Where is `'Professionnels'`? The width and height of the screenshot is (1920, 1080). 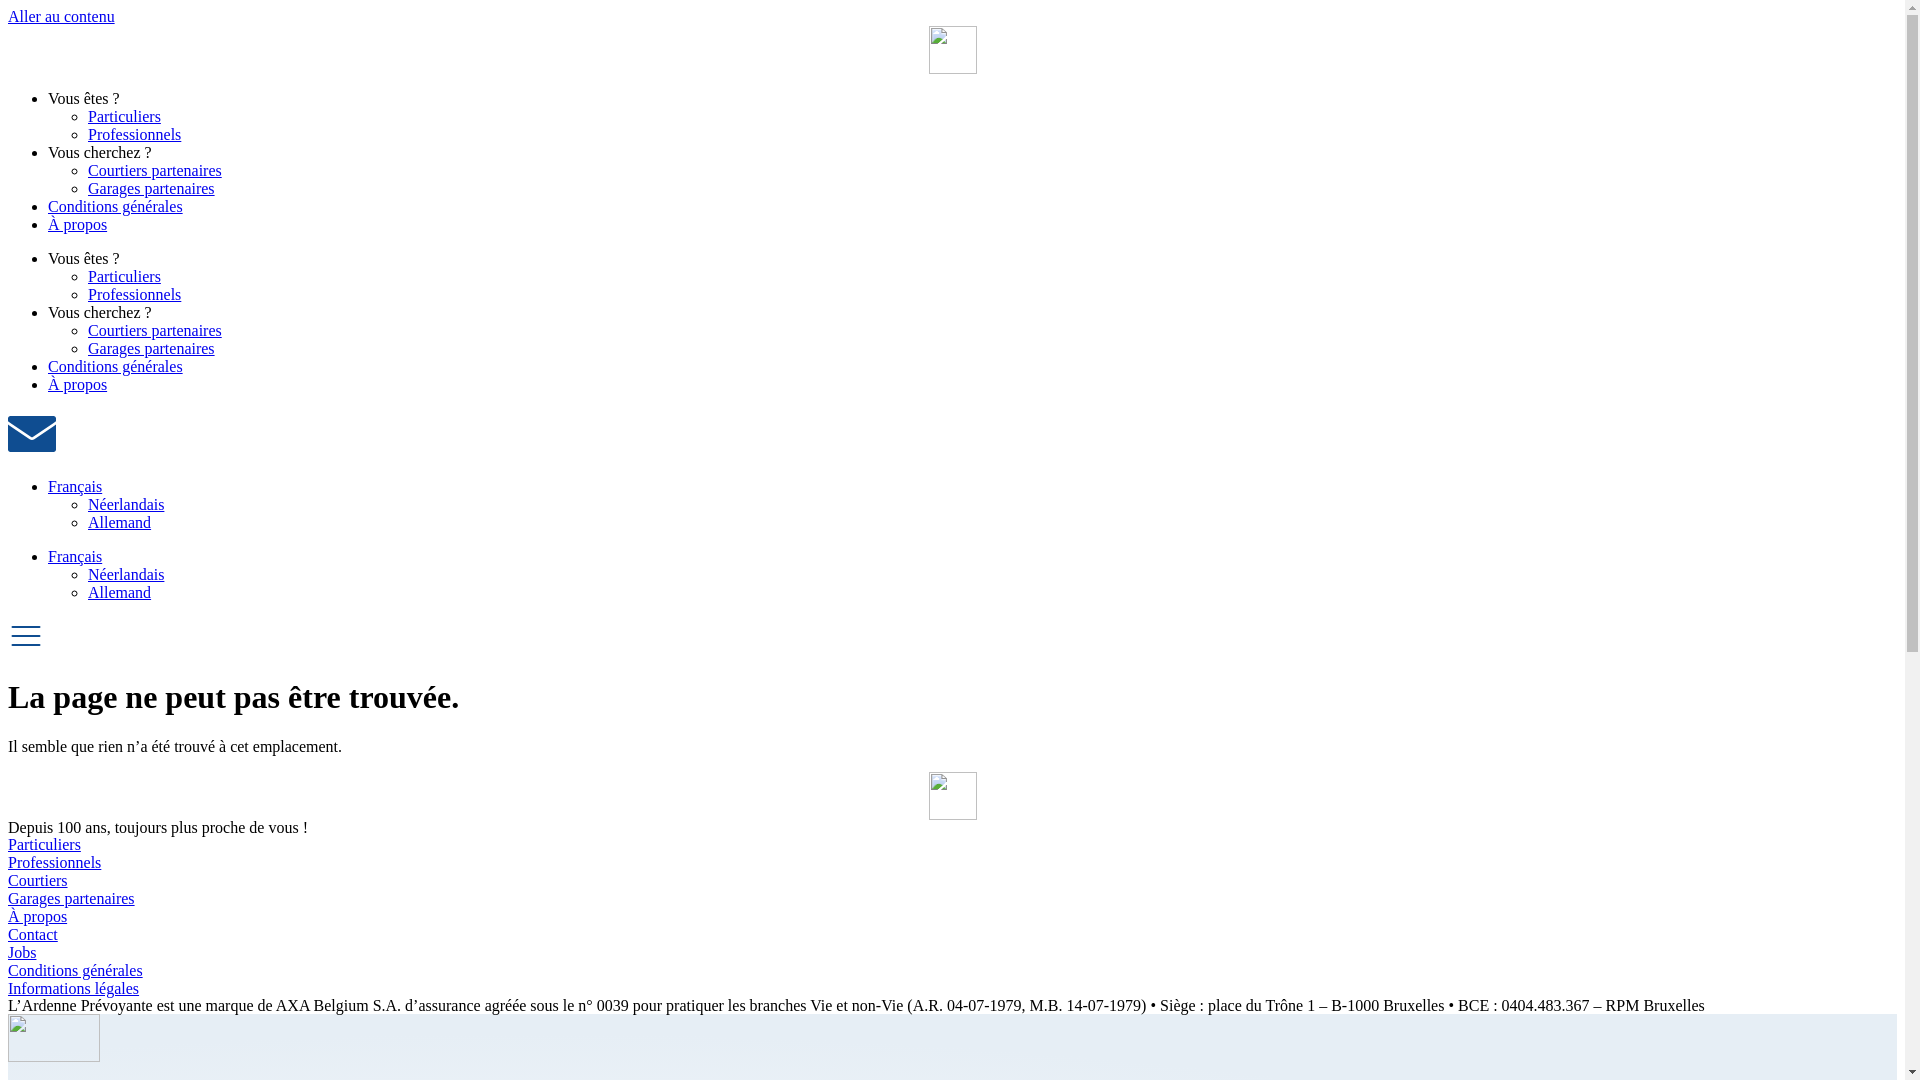 'Professionnels' is located at coordinates (133, 294).